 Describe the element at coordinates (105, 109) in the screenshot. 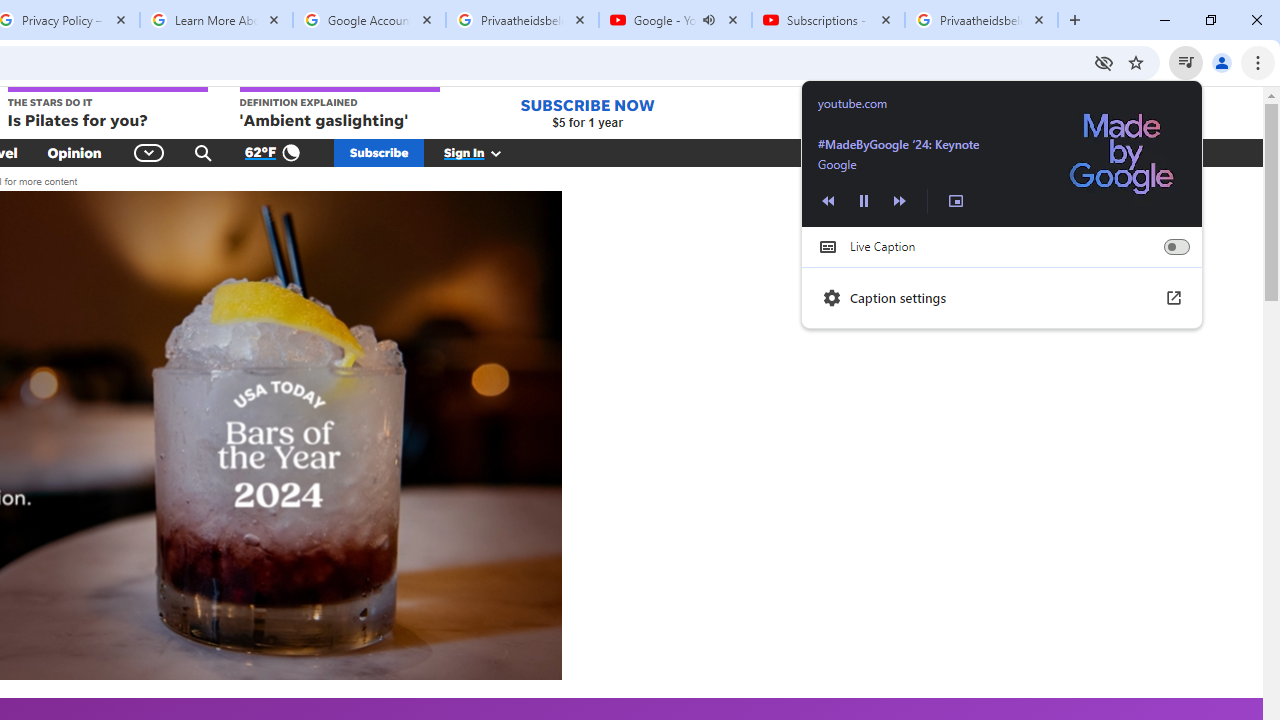

I see `'THE STARS DO IT Is Pilates for you?'` at that location.